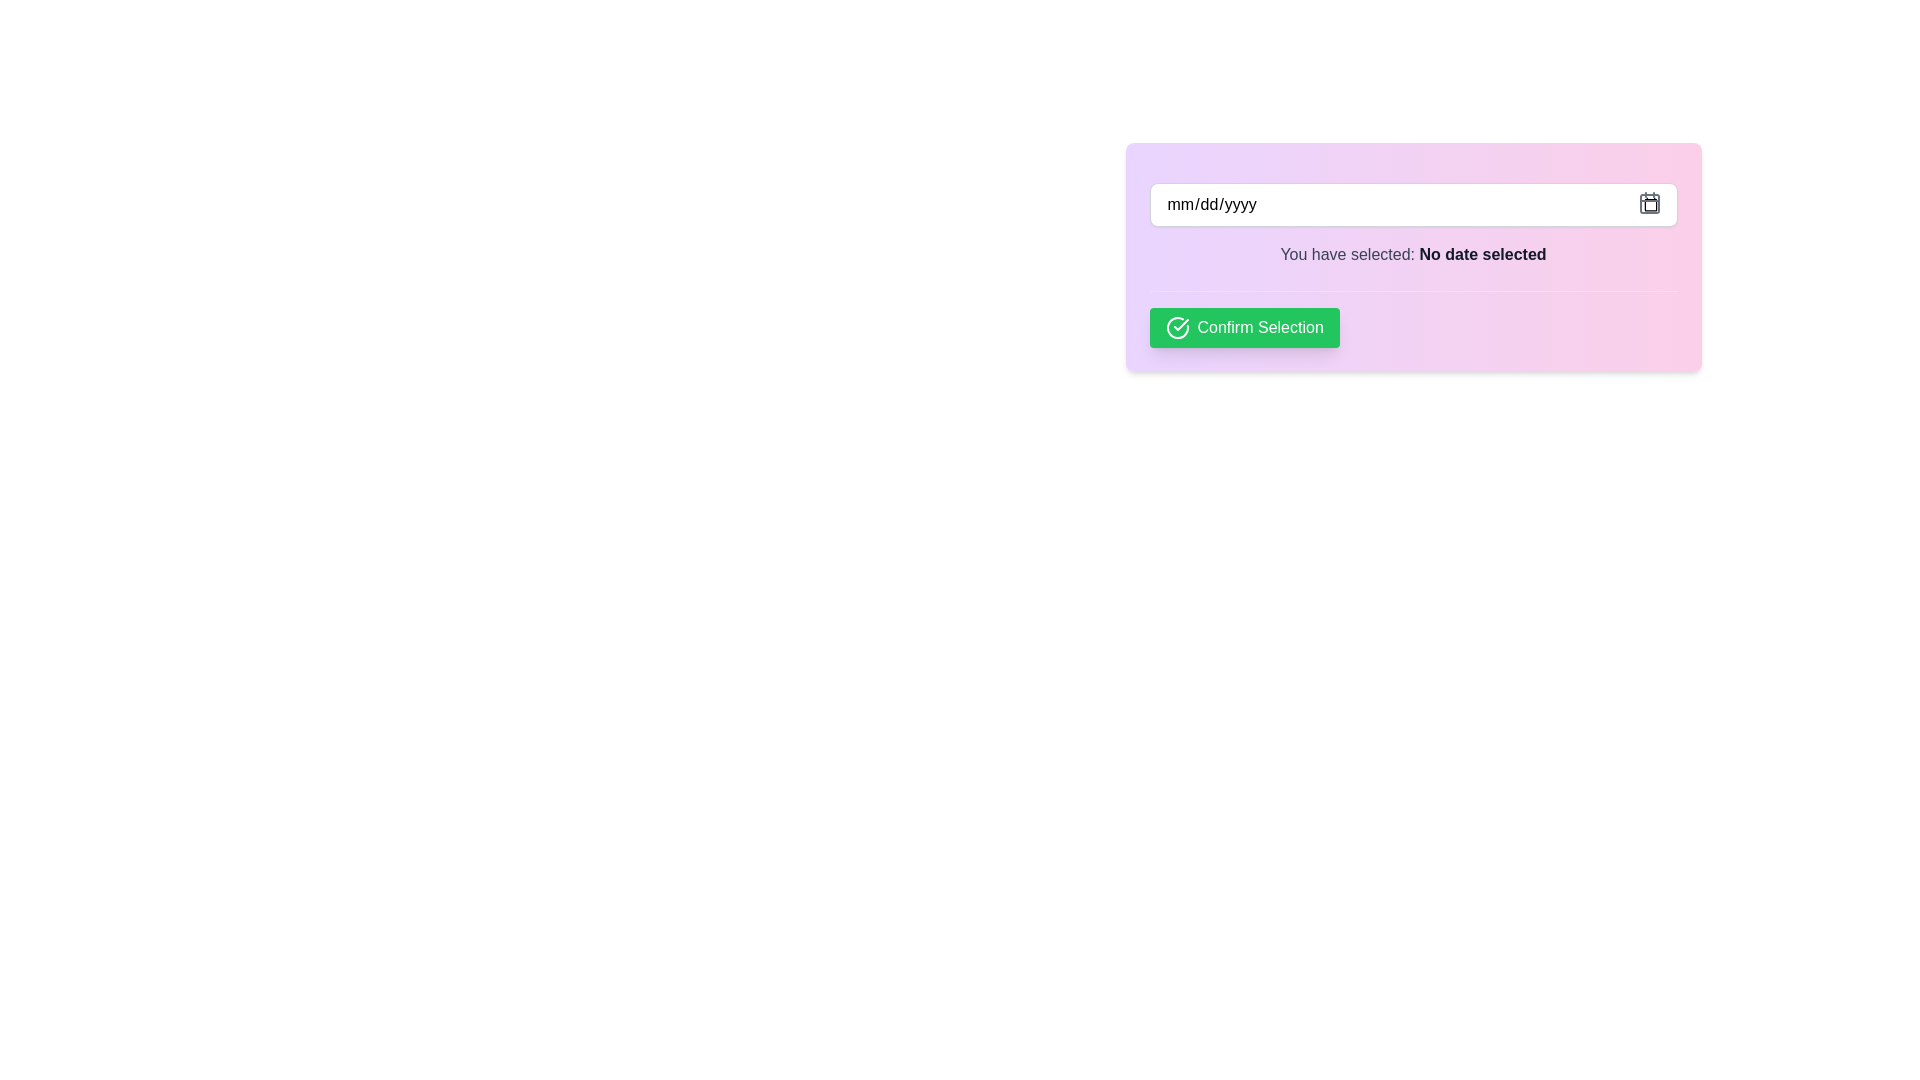  I want to click on the confirmation button located at the bottom-left corner of the purple rectangular area to confirm the user's selection, so click(1243, 326).